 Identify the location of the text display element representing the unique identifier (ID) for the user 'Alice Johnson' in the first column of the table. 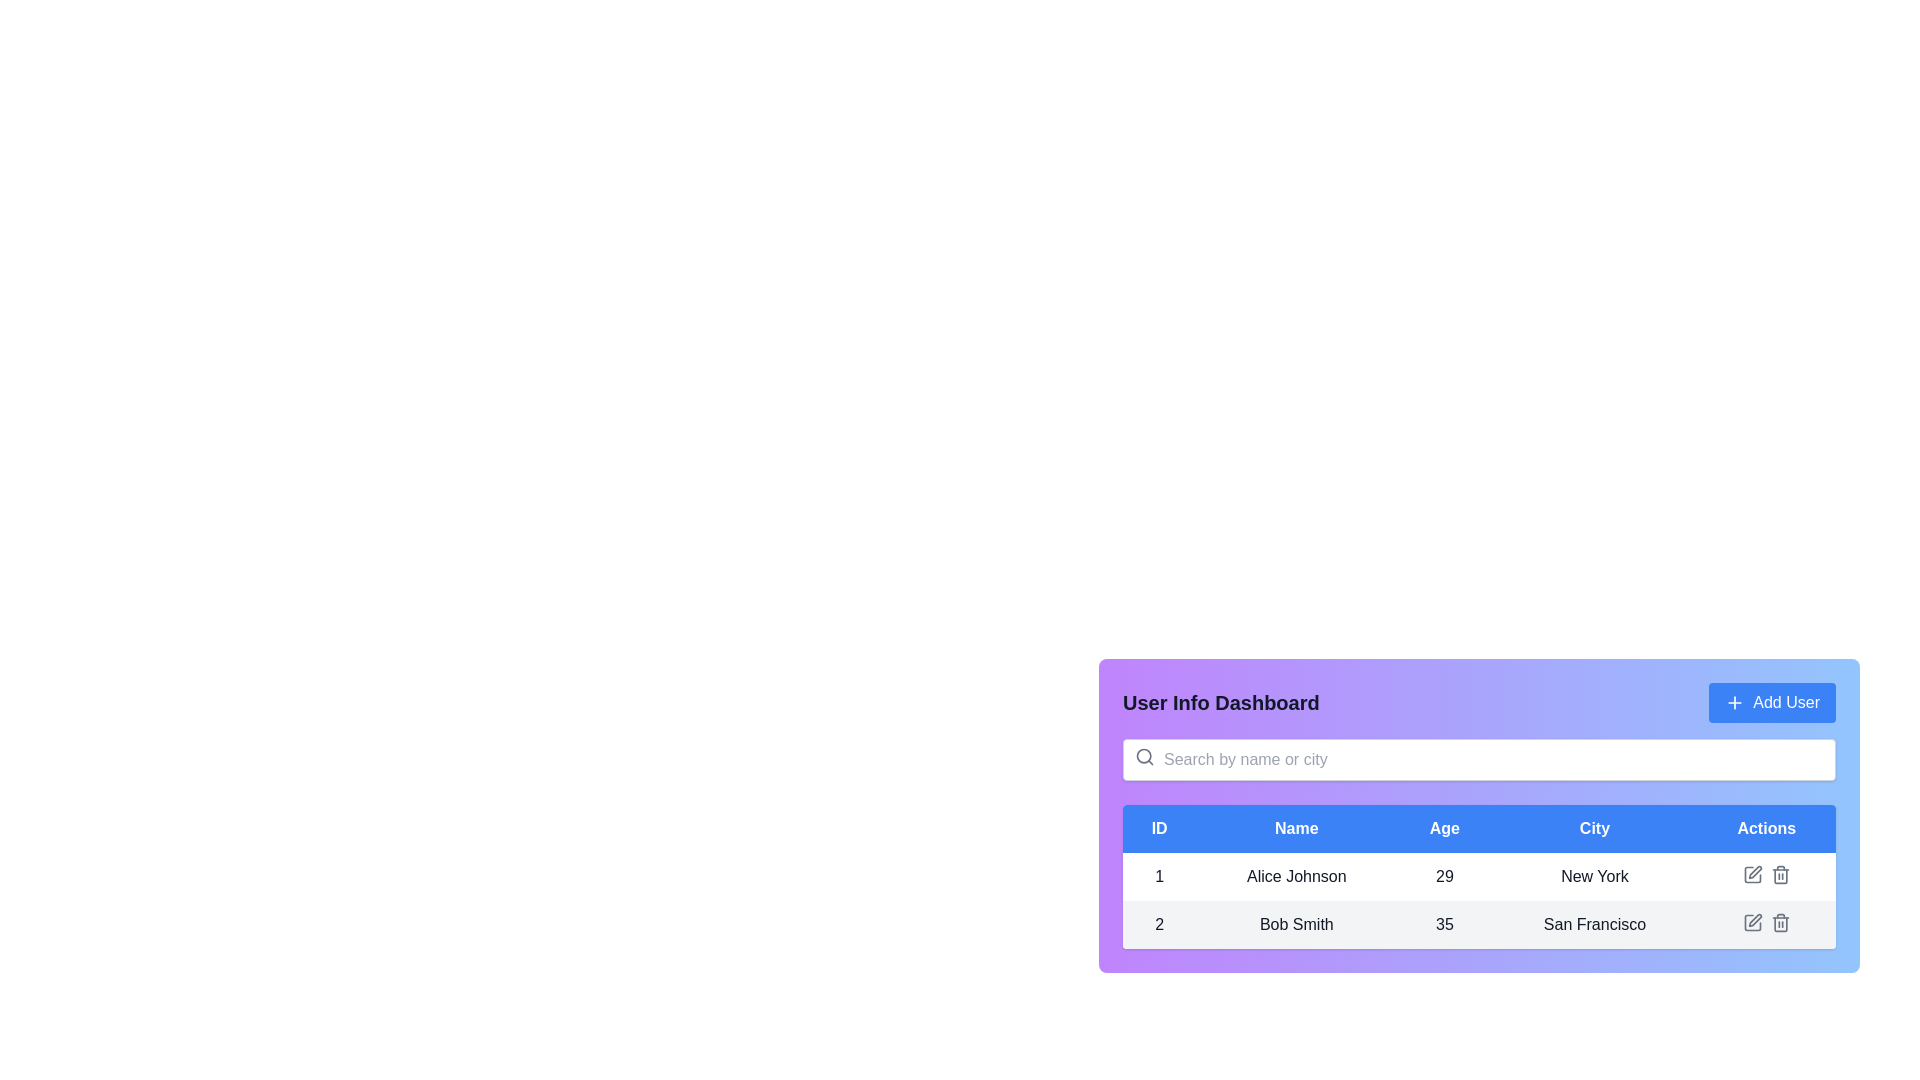
(1159, 875).